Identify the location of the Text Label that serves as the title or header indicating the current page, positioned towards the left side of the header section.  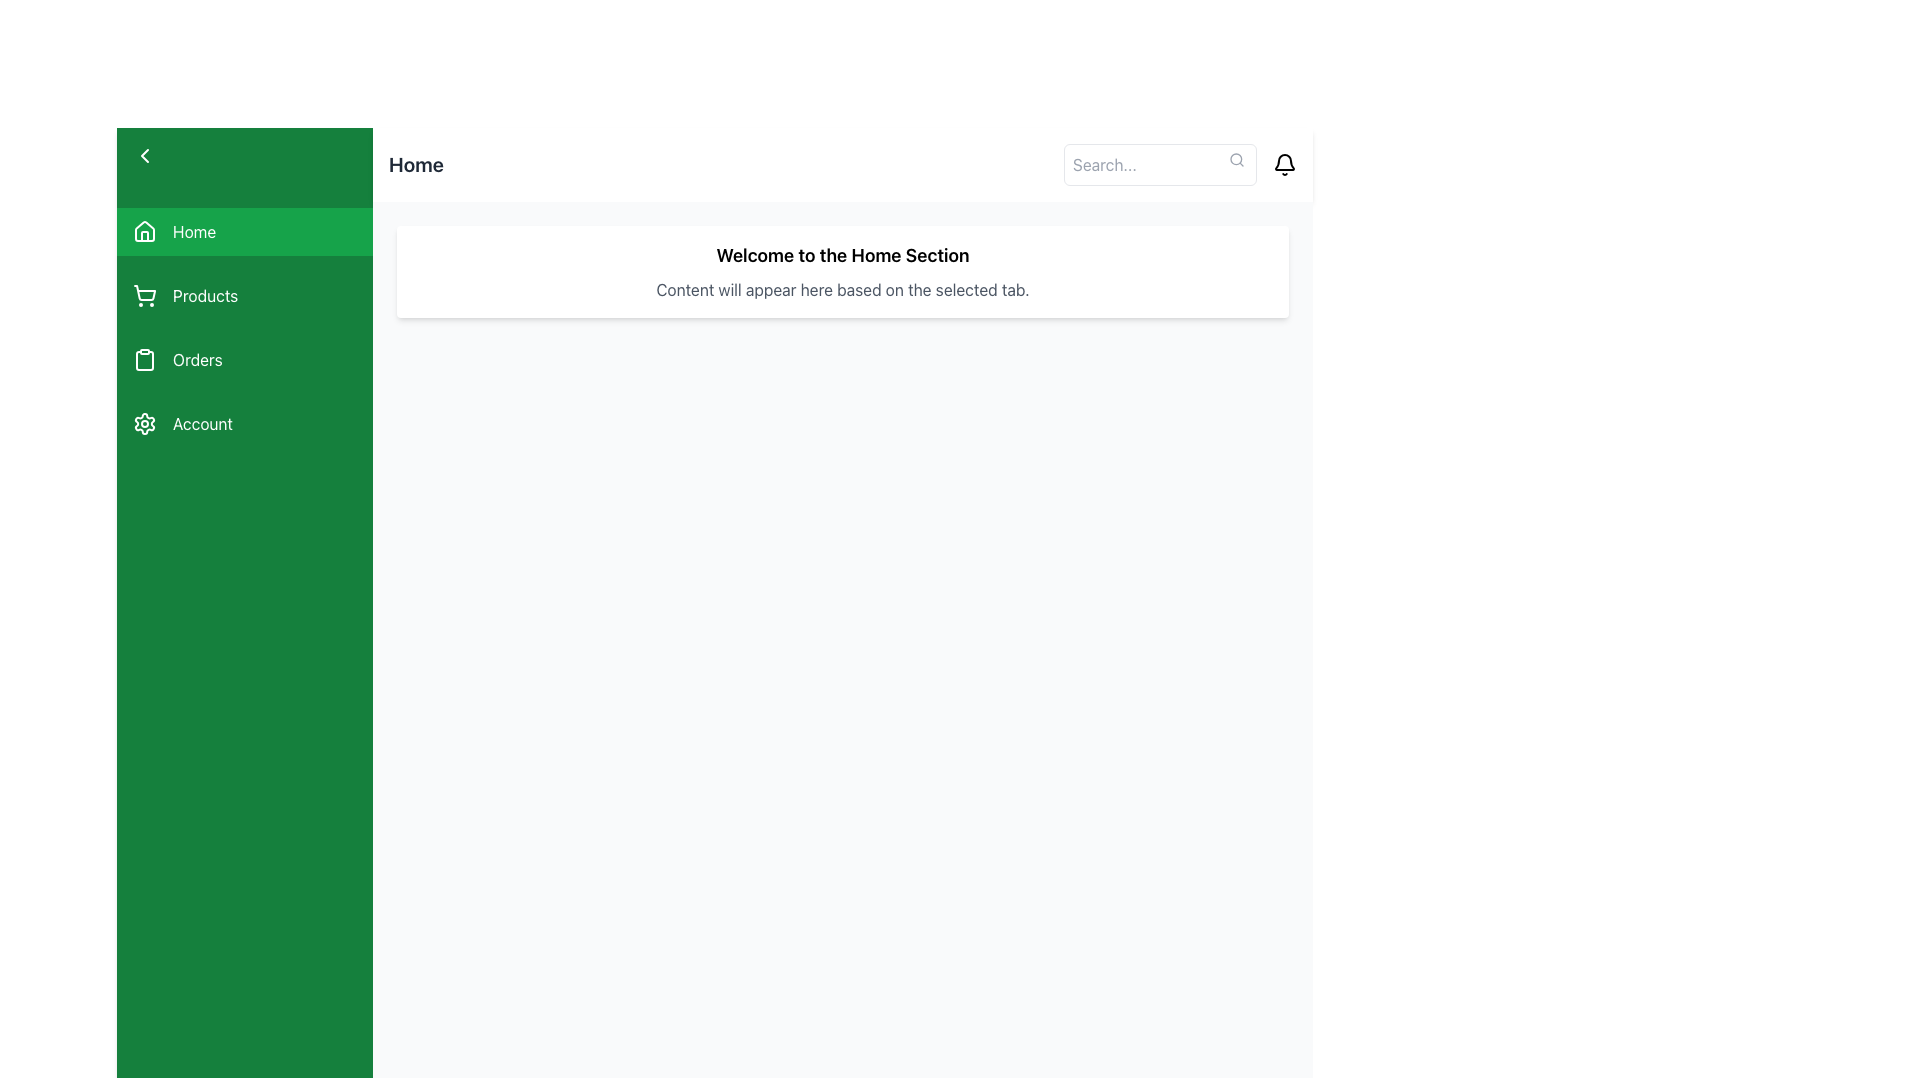
(415, 164).